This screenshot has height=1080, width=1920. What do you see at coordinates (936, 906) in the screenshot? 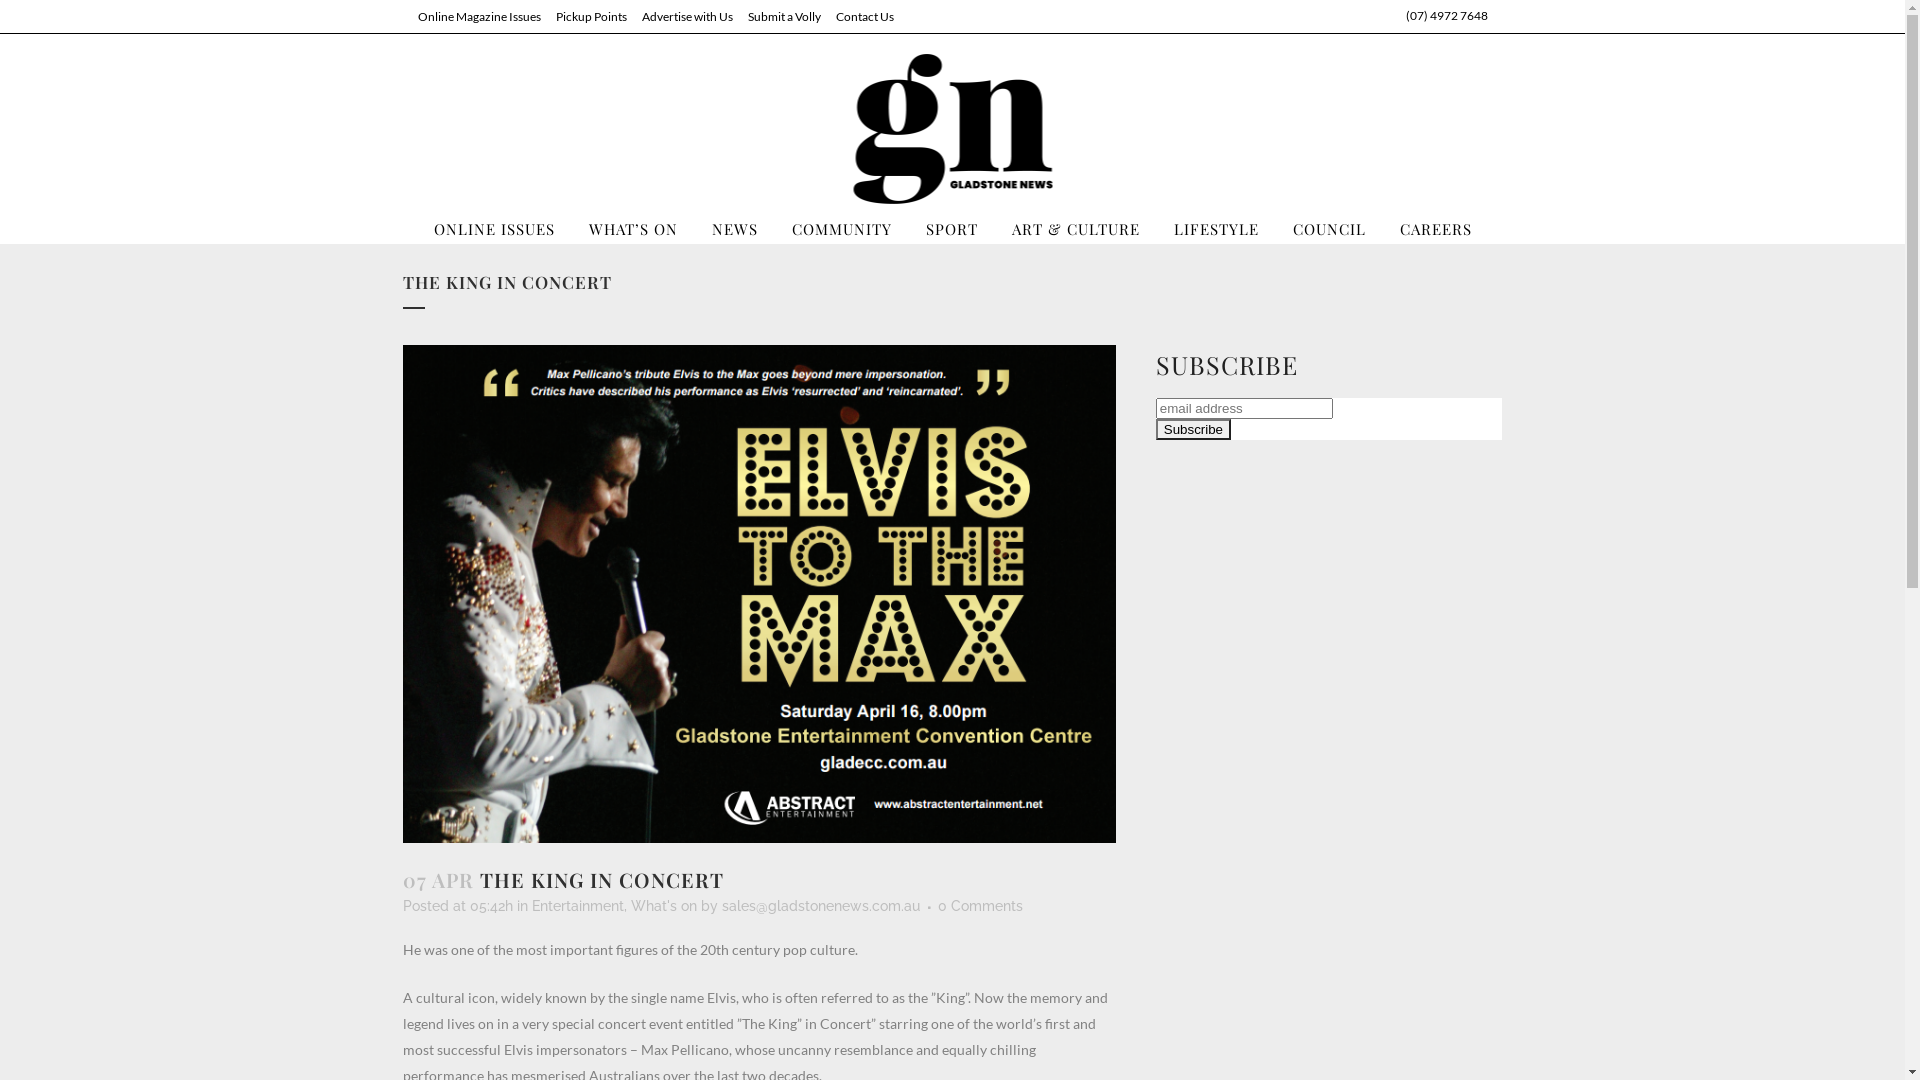
I see `'0 Comments'` at bounding box center [936, 906].